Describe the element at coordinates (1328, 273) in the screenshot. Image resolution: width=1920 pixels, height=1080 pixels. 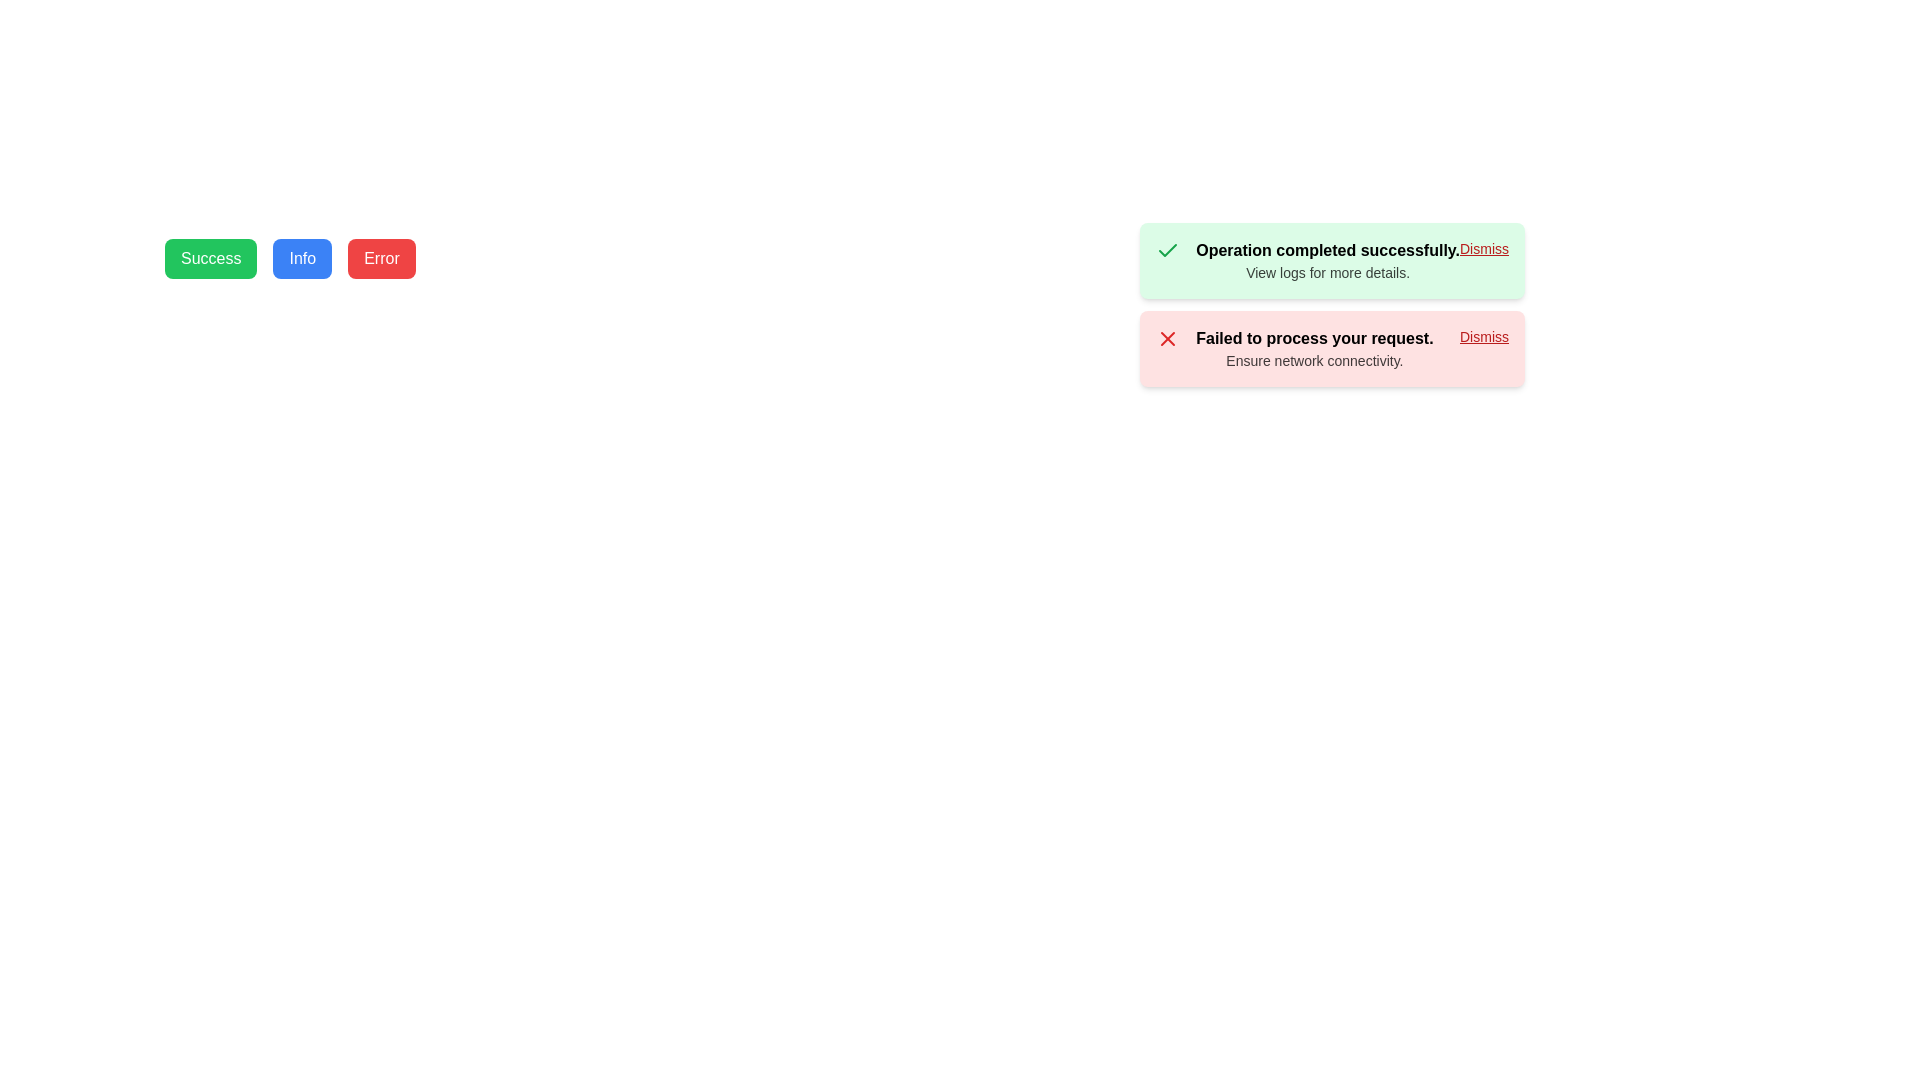
I see `the text label providing additional information below the 'Operation completed successfully.' message in the green notification box` at that location.